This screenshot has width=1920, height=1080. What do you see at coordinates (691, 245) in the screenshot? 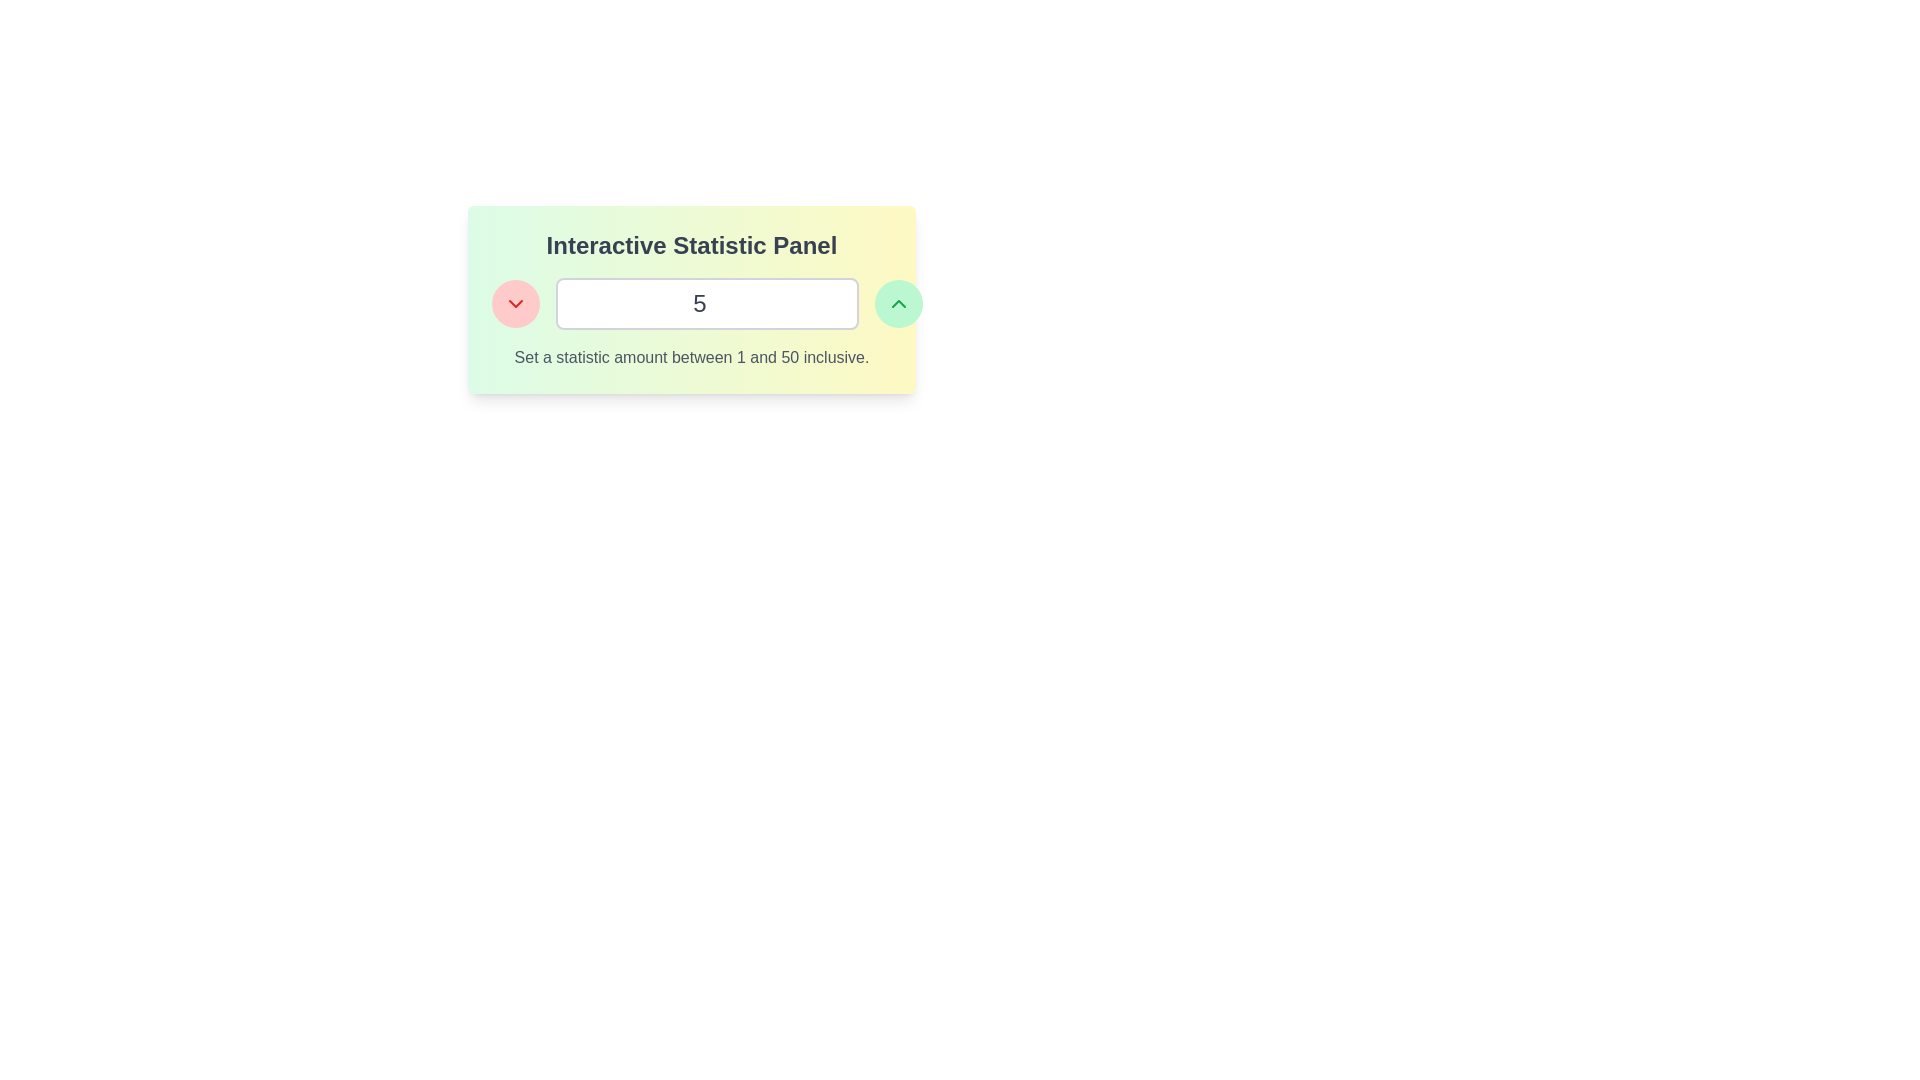
I see `text from the Header or Title Label located at the top of the statistical input panel, which provides context about the panel's purpose` at bounding box center [691, 245].